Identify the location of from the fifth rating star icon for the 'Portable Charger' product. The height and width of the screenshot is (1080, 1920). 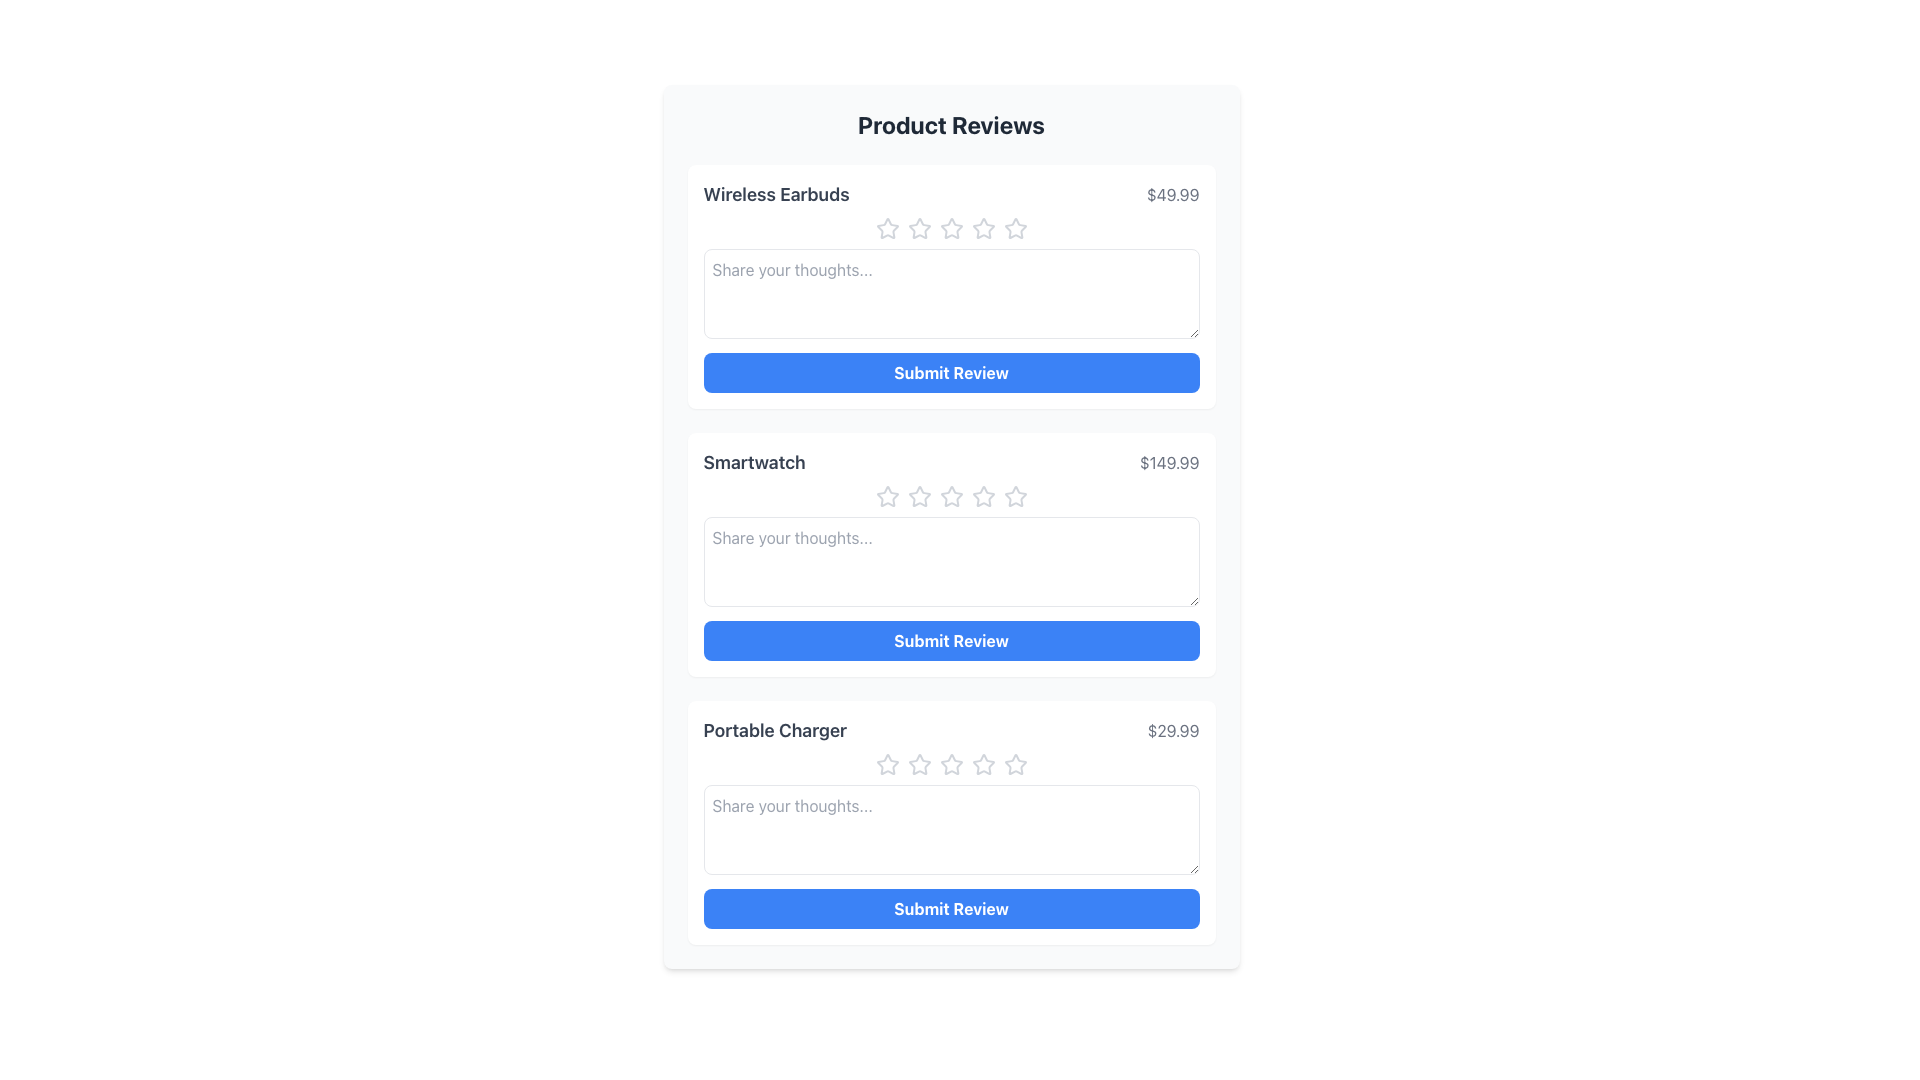
(1015, 764).